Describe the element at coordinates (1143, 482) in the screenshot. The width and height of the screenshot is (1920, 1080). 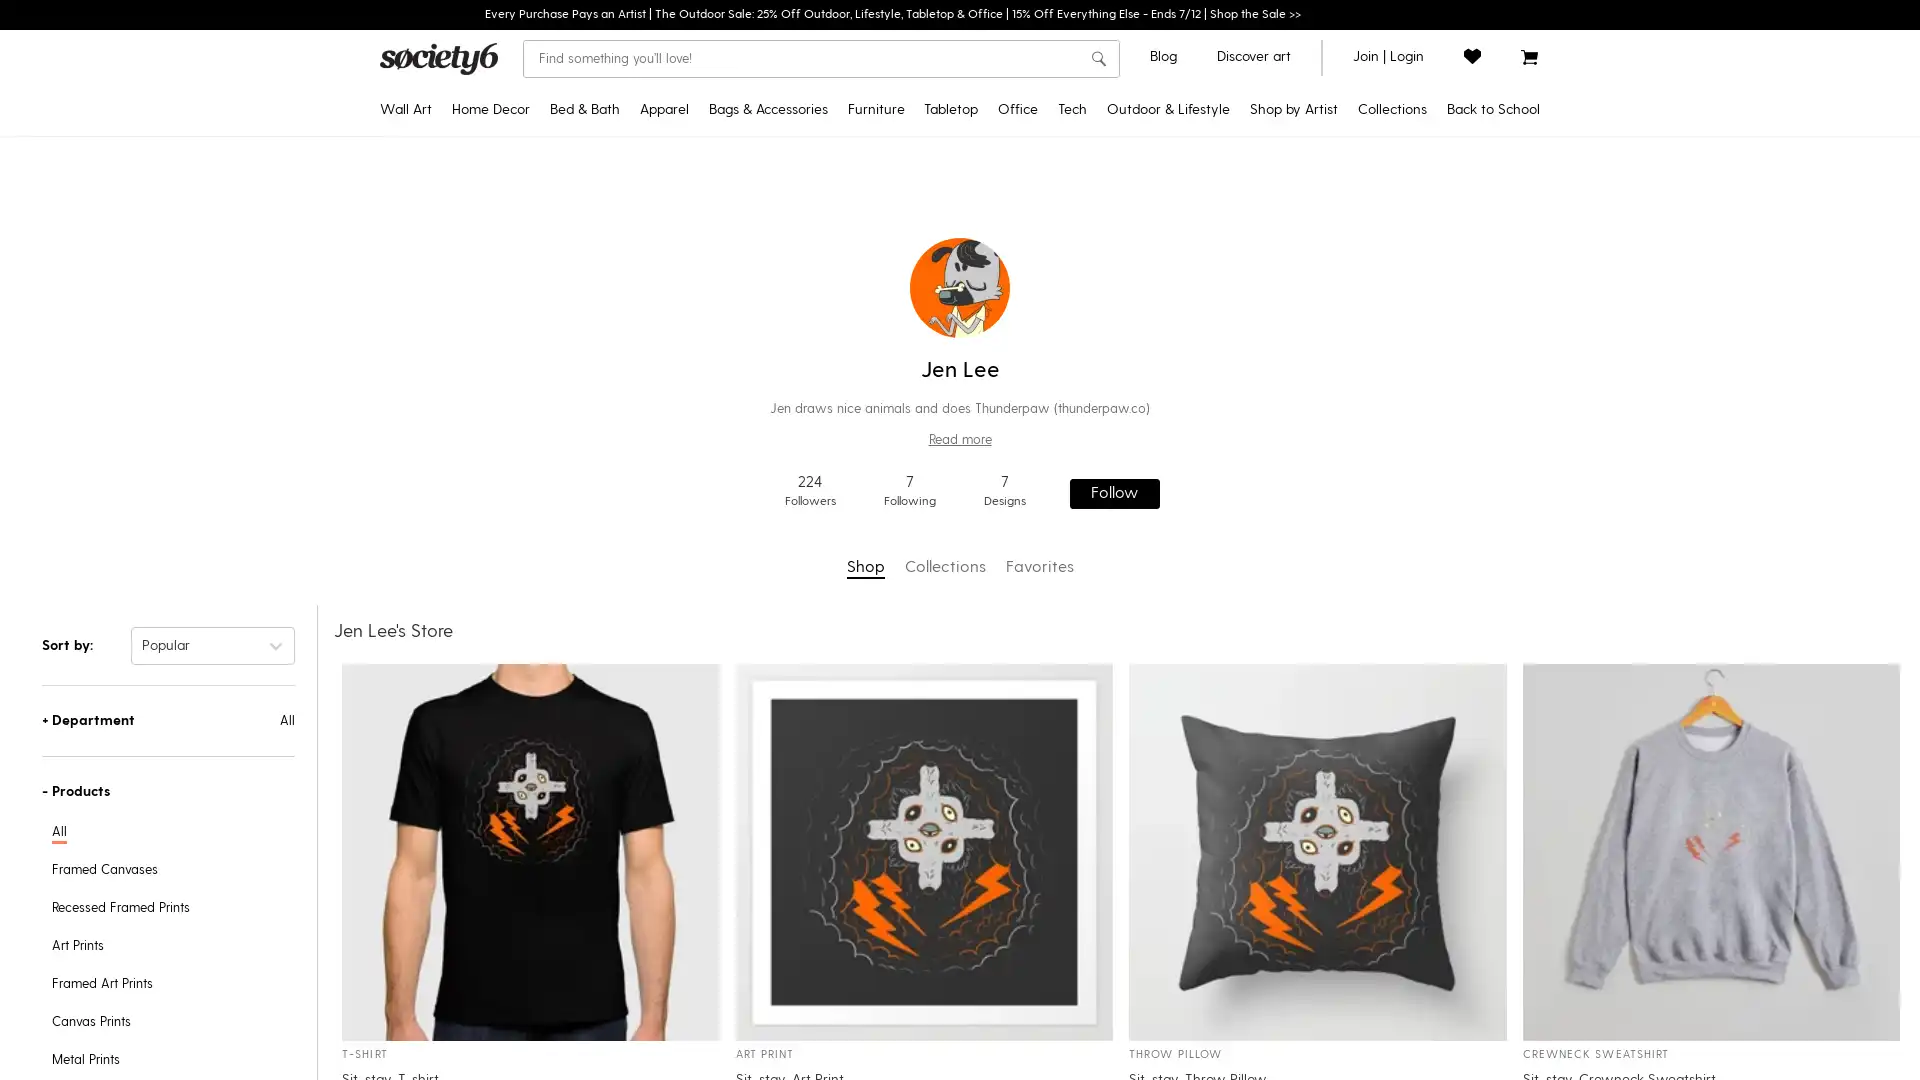
I see `Laptop Skins` at that location.